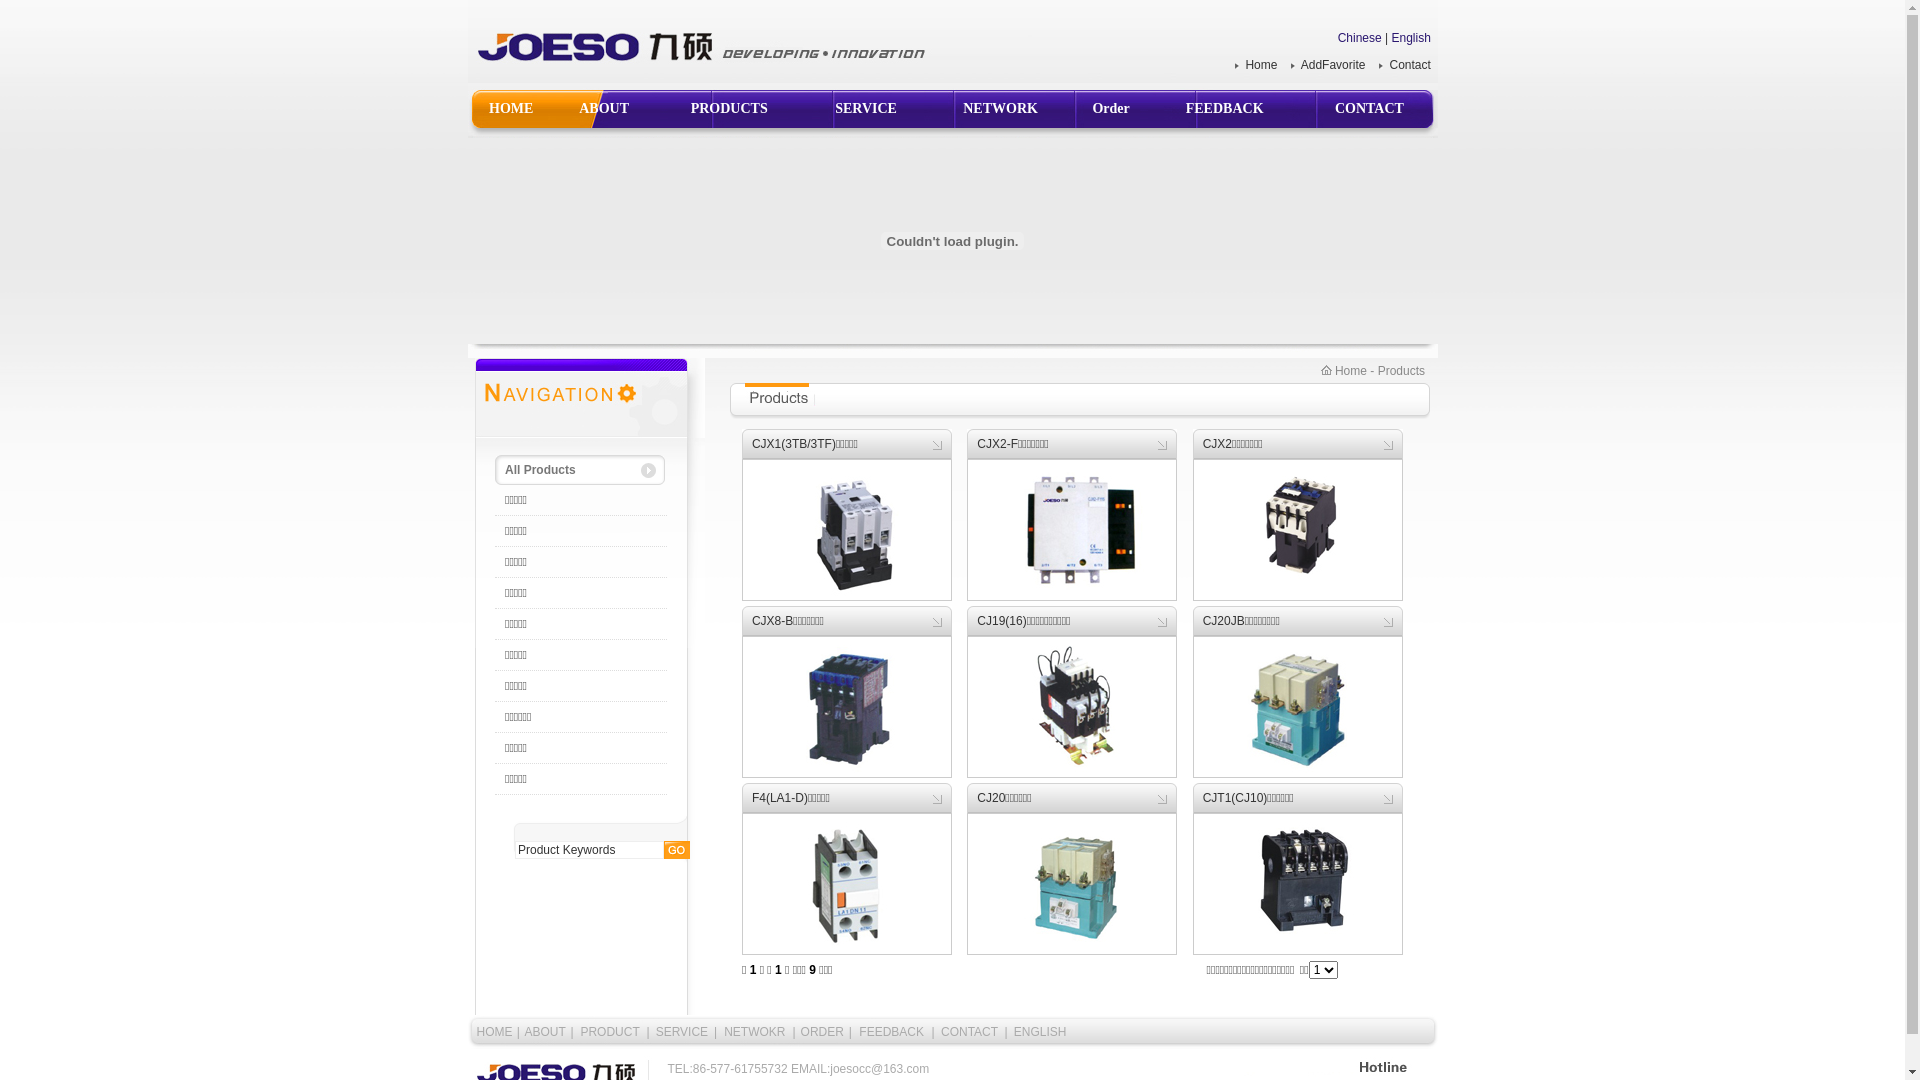 The width and height of the screenshot is (1920, 1080). What do you see at coordinates (1260, 64) in the screenshot?
I see `'Home'` at bounding box center [1260, 64].